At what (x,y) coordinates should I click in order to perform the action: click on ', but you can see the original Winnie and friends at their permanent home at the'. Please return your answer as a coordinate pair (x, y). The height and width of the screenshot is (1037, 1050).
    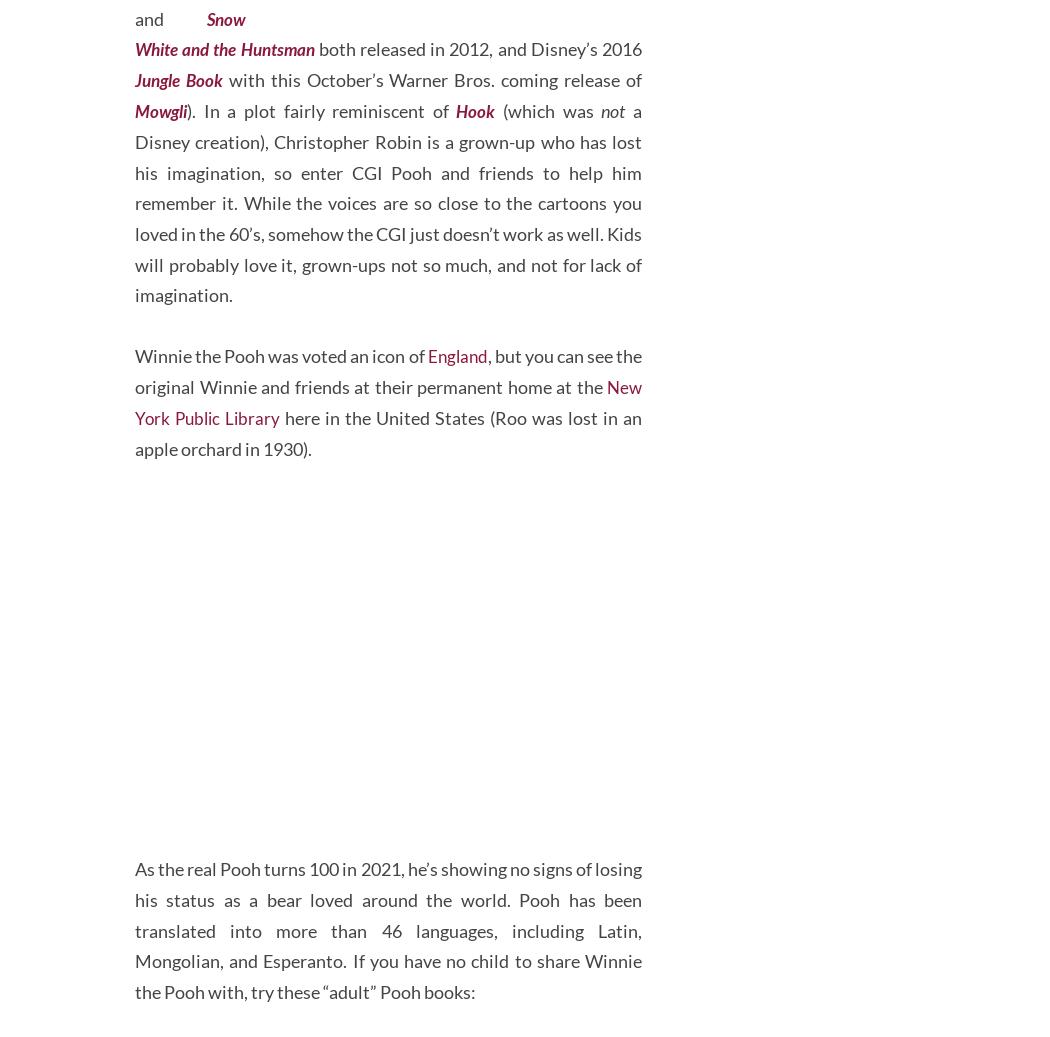
    Looking at the image, I should click on (388, 458).